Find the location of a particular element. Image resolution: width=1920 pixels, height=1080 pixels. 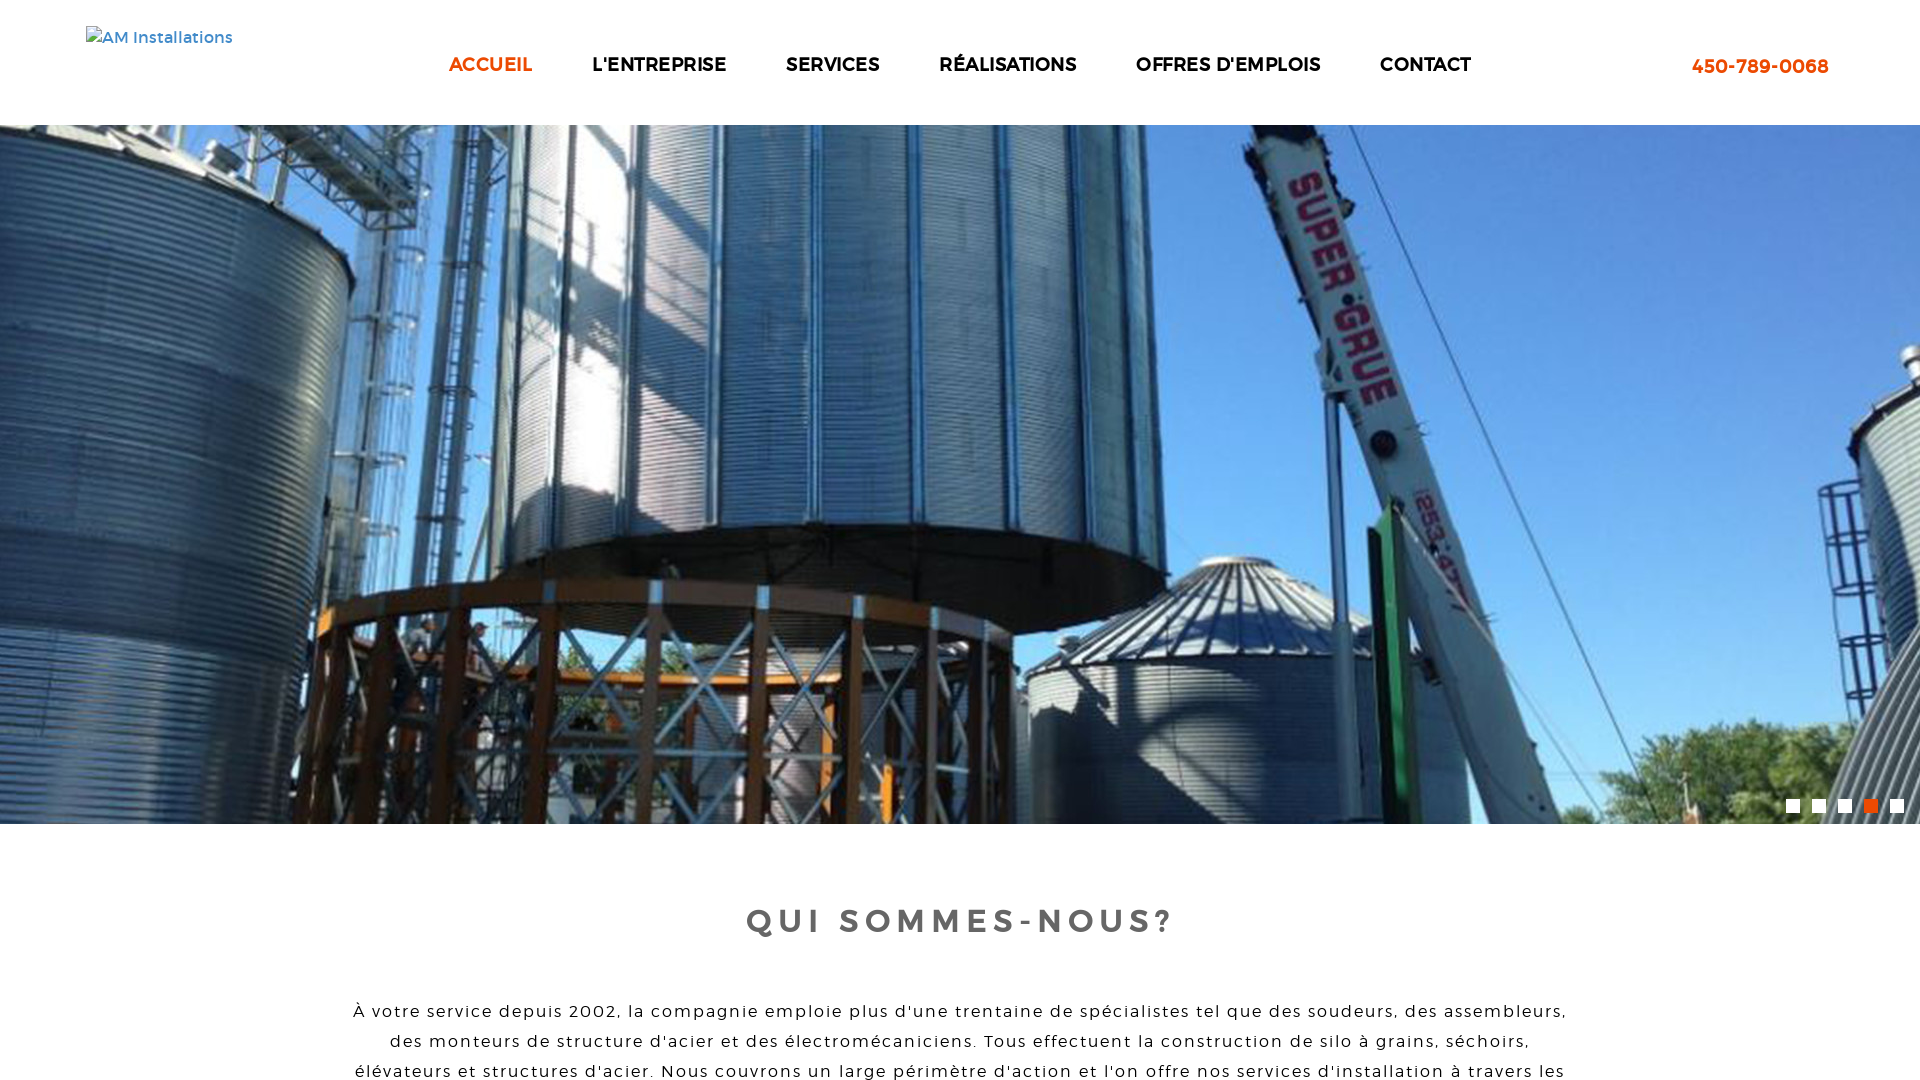

'5' is located at coordinates (1895, 805).